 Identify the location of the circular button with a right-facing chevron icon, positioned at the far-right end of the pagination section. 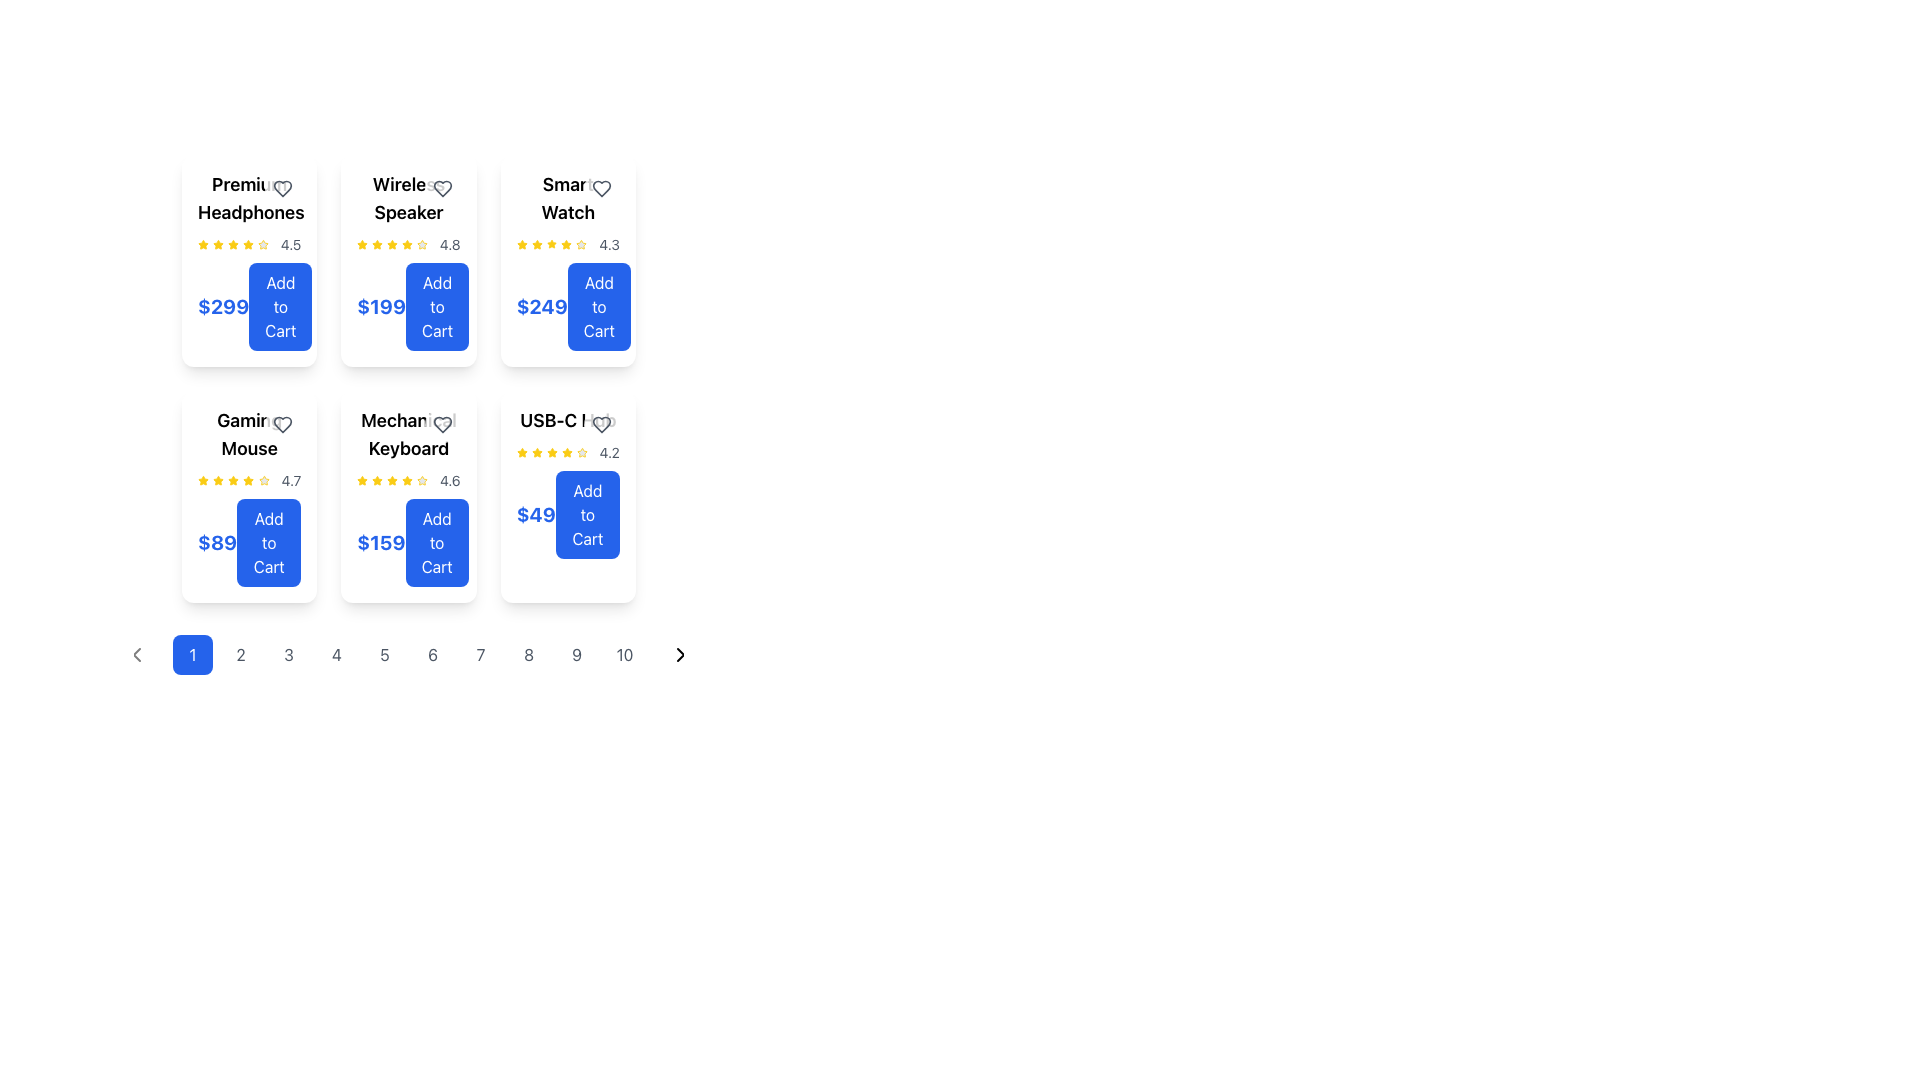
(681, 655).